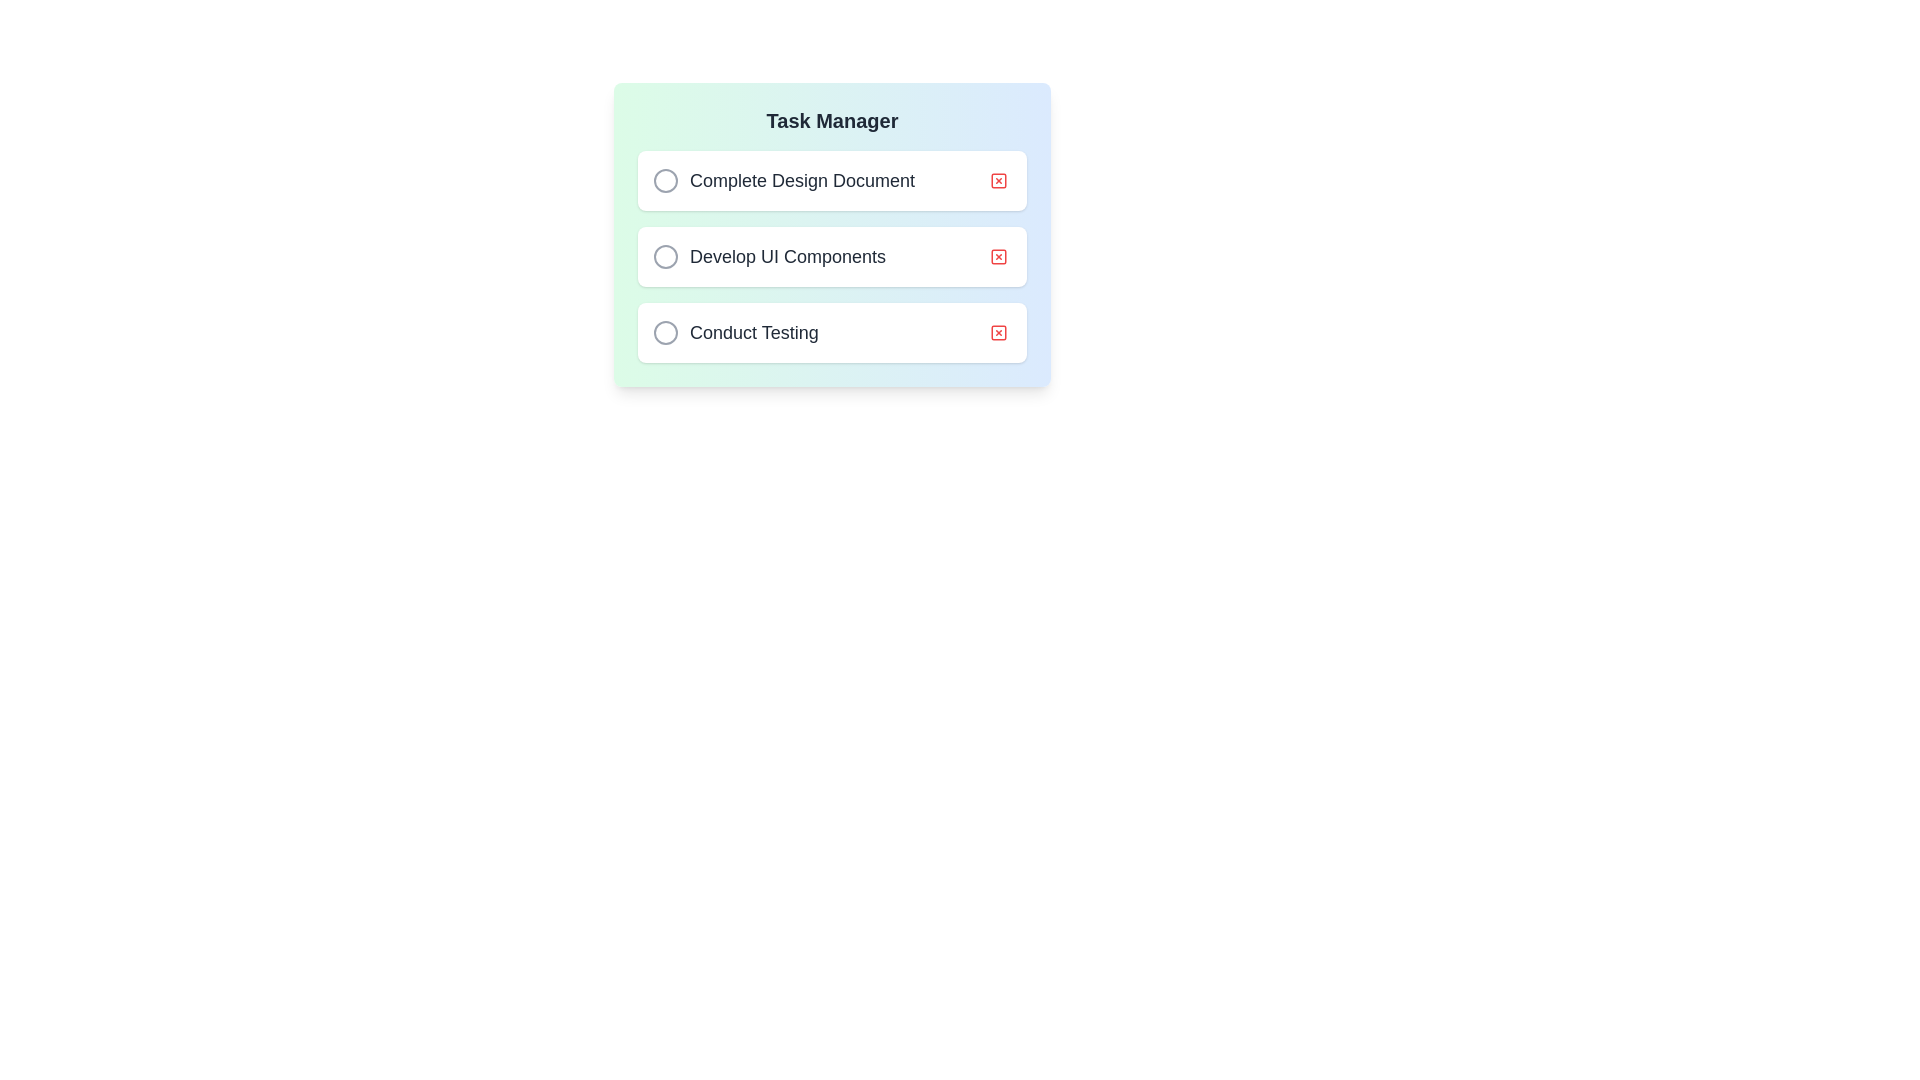  What do you see at coordinates (998, 256) in the screenshot?
I see `the red bordered square button with a smaller 'X' inside, which is located on the far right side of the 'Develop UI Components' task item` at bounding box center [998, 256].